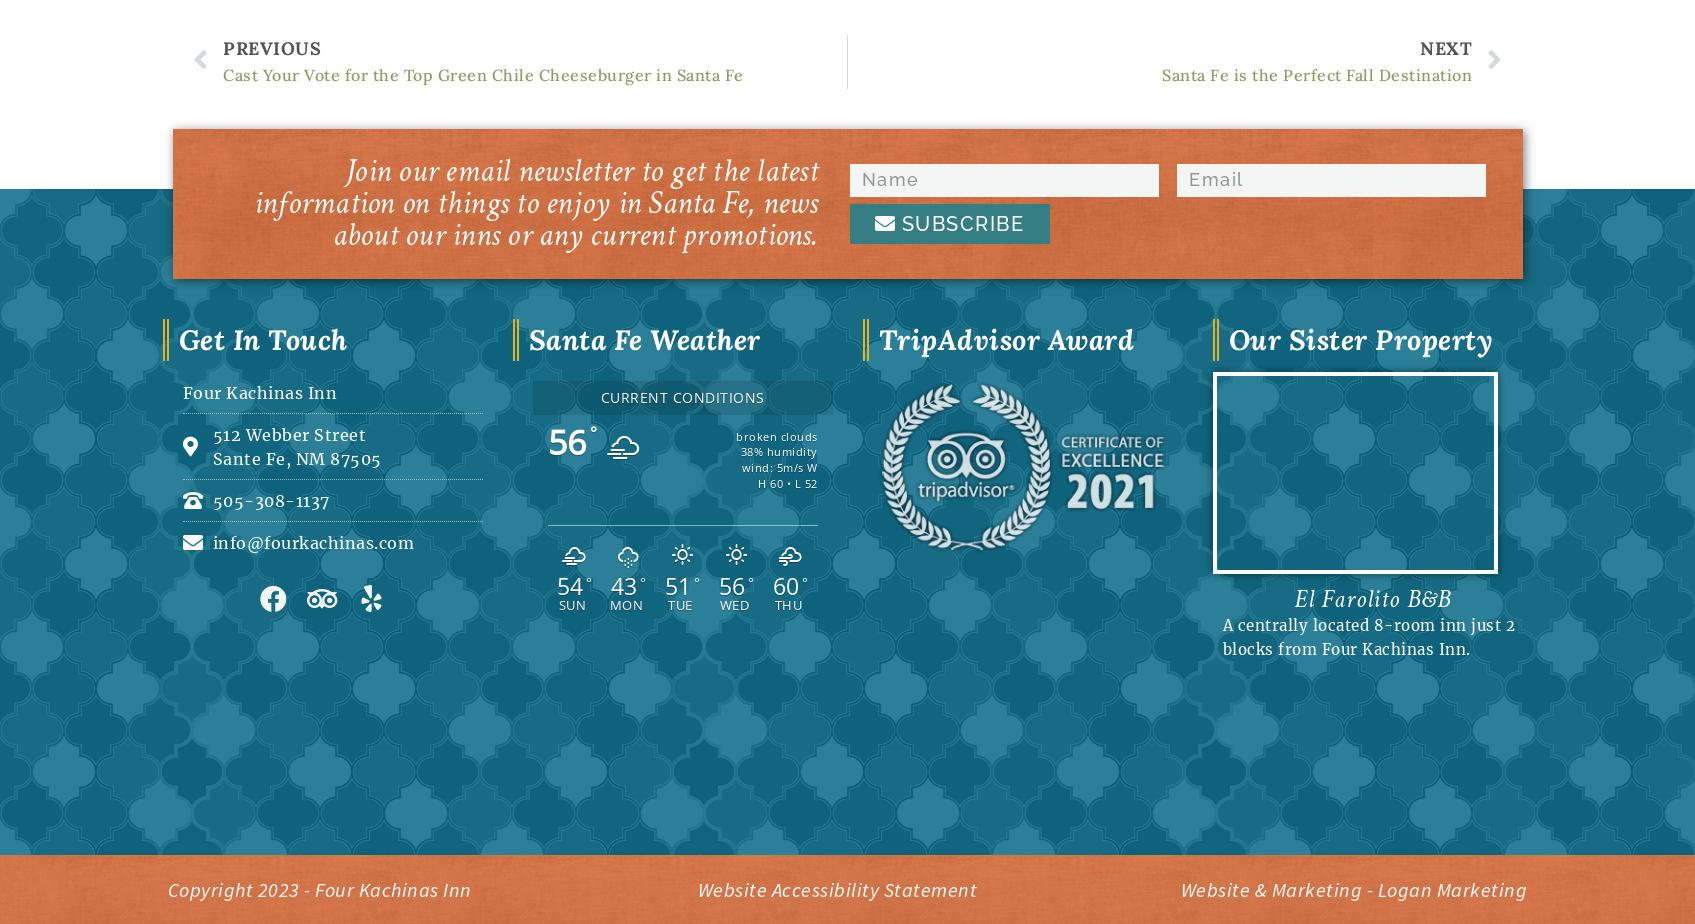  I want to click on 'info@fourkachinas.com', so click(211, 542).